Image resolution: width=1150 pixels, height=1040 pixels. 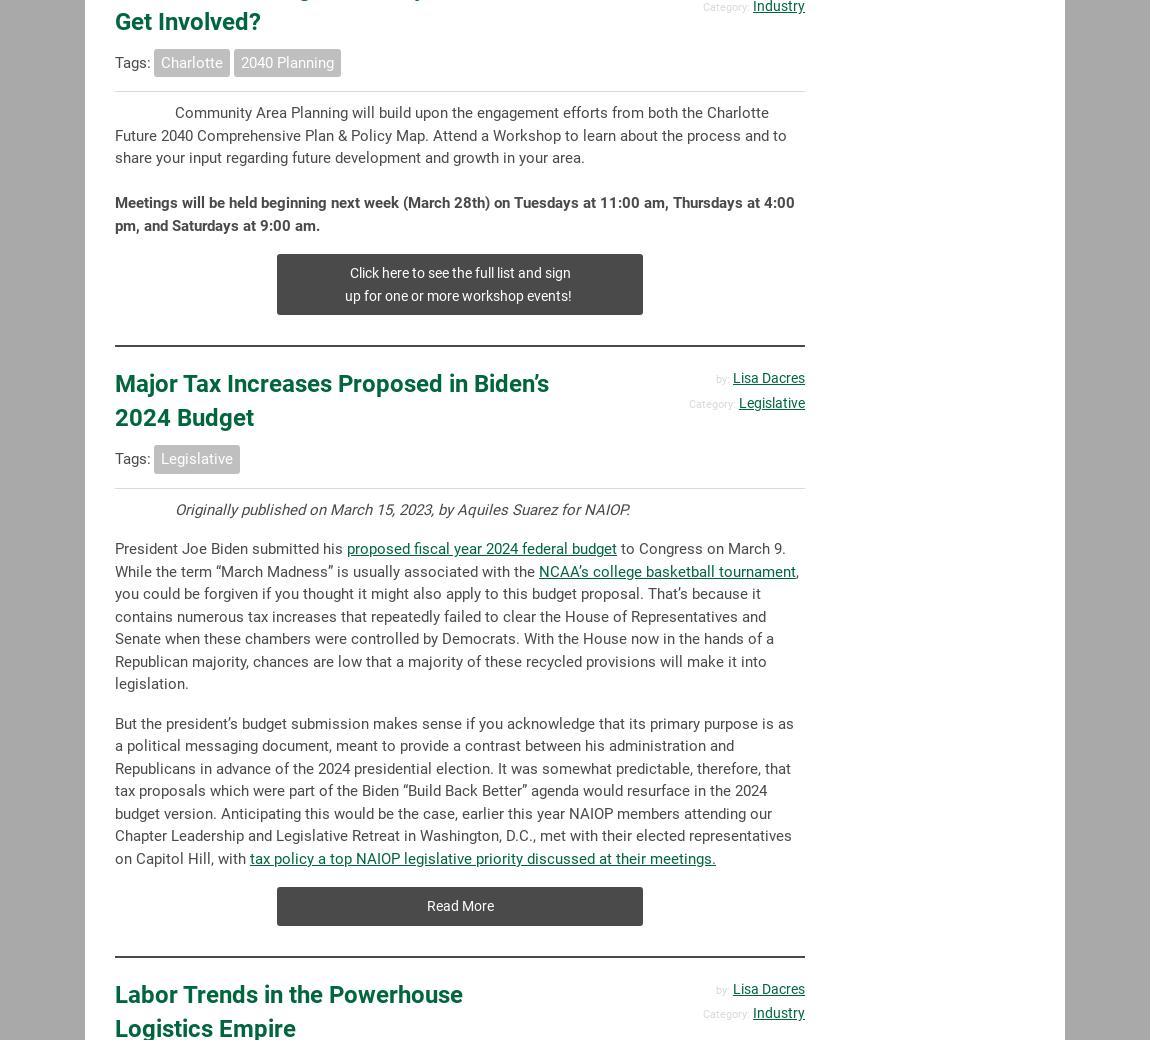 I want to click on 'NCAA’s college basketball tournament', so click(x=539, y=569).